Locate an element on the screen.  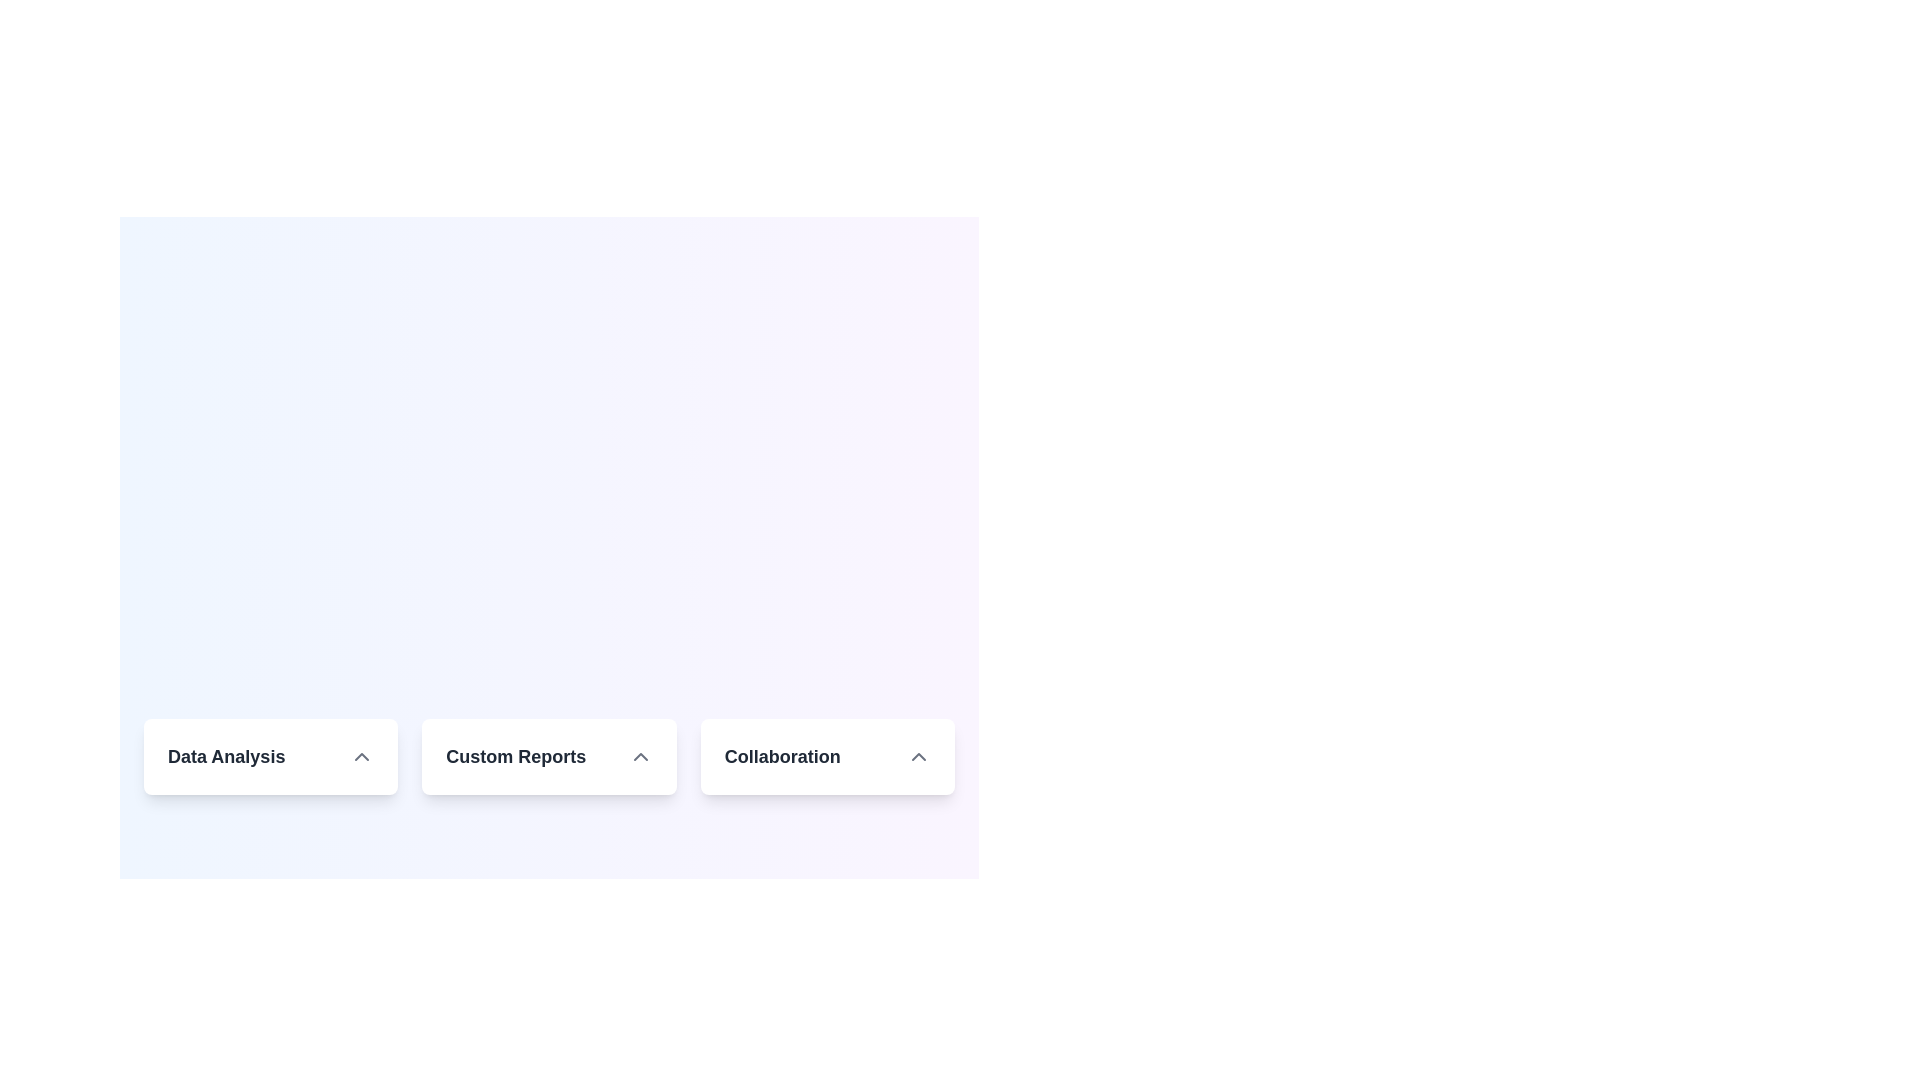
the 'Collaboration' label heading text which is bold and dark gray, located centrally within a card beside a chevron icon is located at coordinates (781, 756).